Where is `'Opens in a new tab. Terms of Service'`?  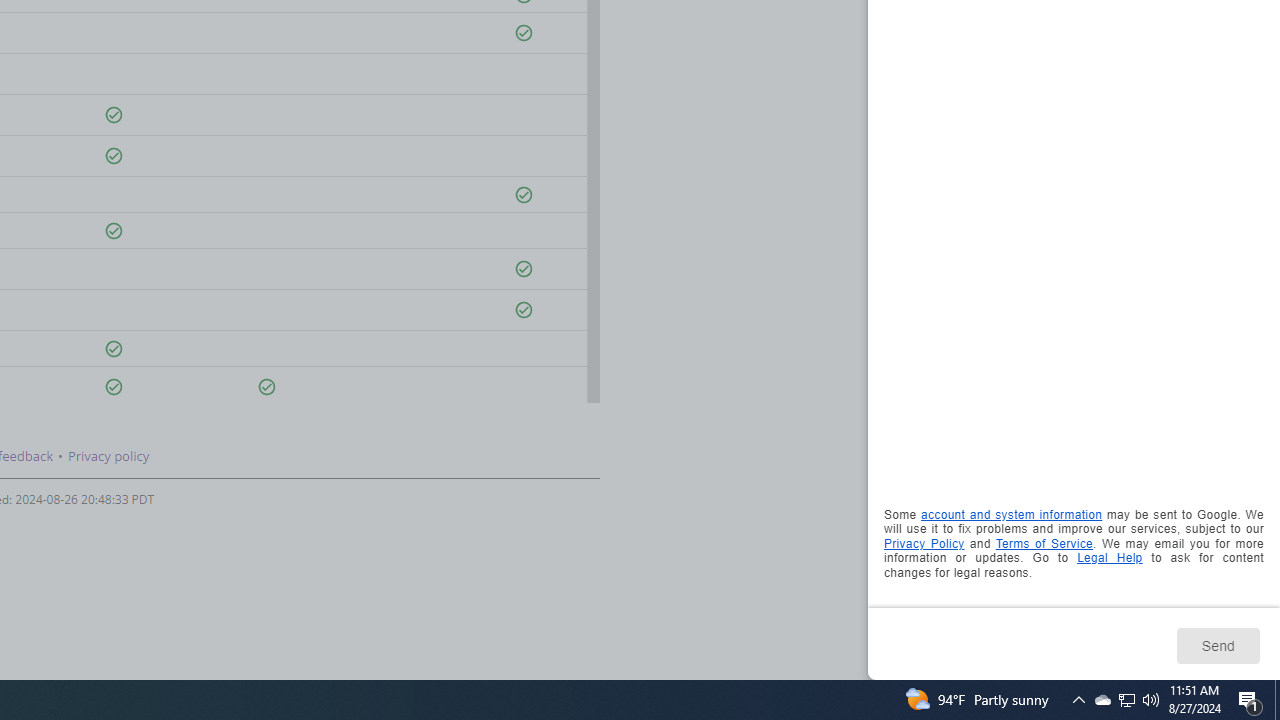
'Opens in a new tab. Terms of Service' is located at coordinates (1043, 543).